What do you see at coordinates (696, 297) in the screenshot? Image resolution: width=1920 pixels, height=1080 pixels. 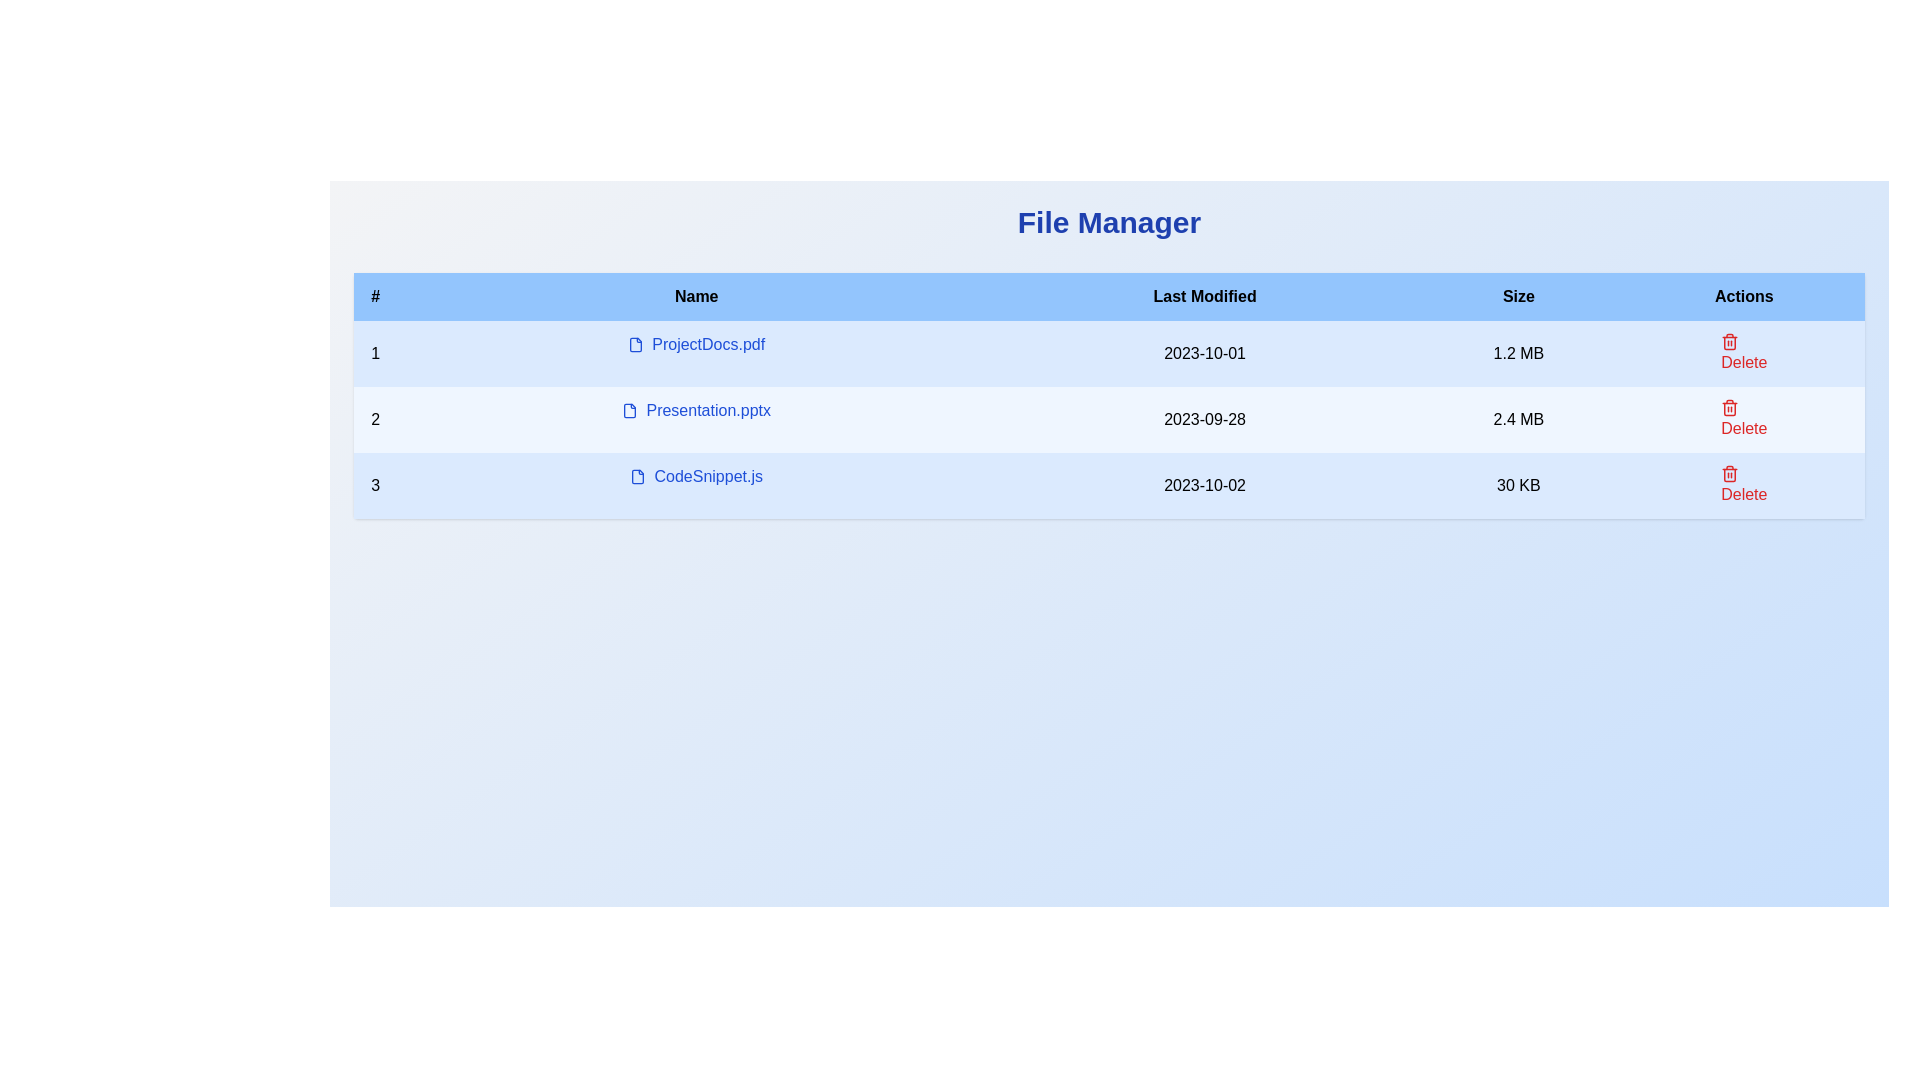 I see `the 'Name' column header in the table, which is the second column header located between the '#' header and the 'Last Modified' header` at bounding box center [696, 297].